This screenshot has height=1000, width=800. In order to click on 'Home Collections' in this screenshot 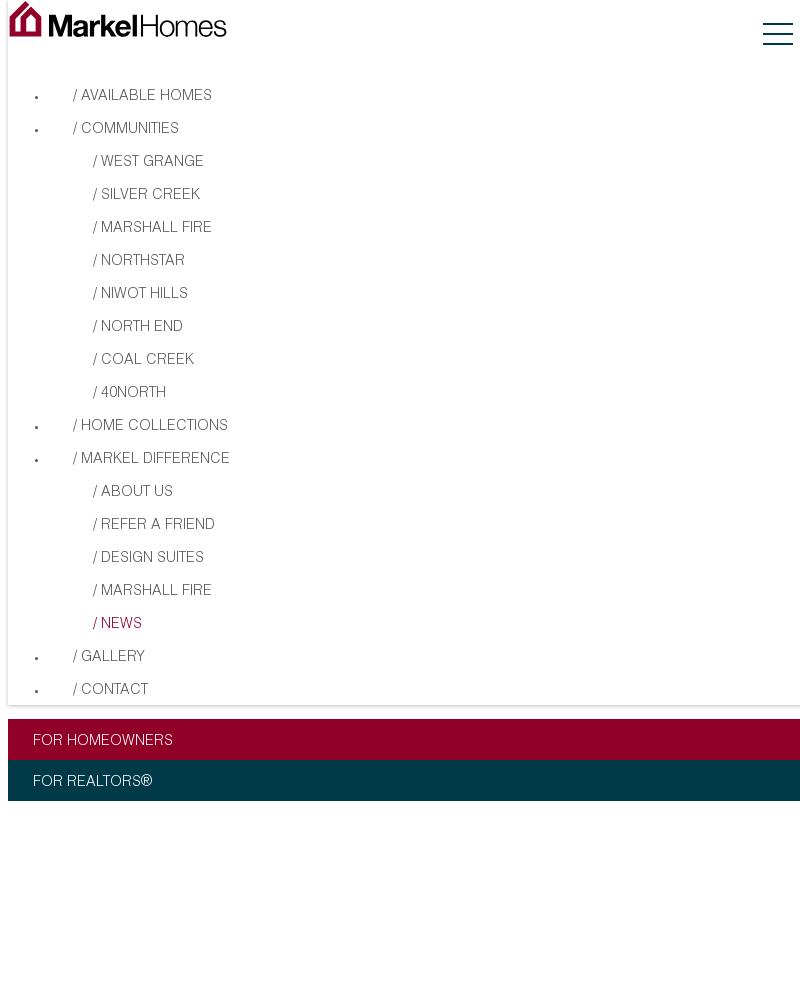, I will do `click(154, 426)`.